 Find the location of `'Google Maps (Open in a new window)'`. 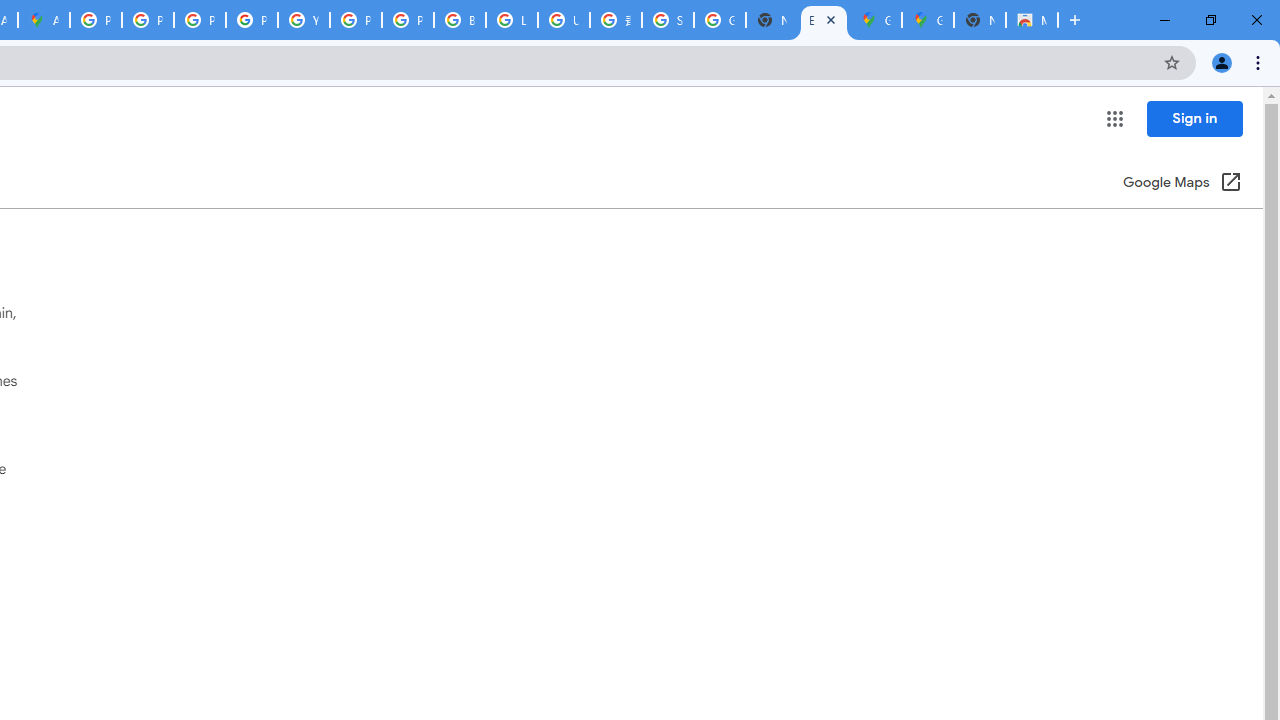

'Google Maps (Open in a new window)' is located at coordinates (1182, 183).